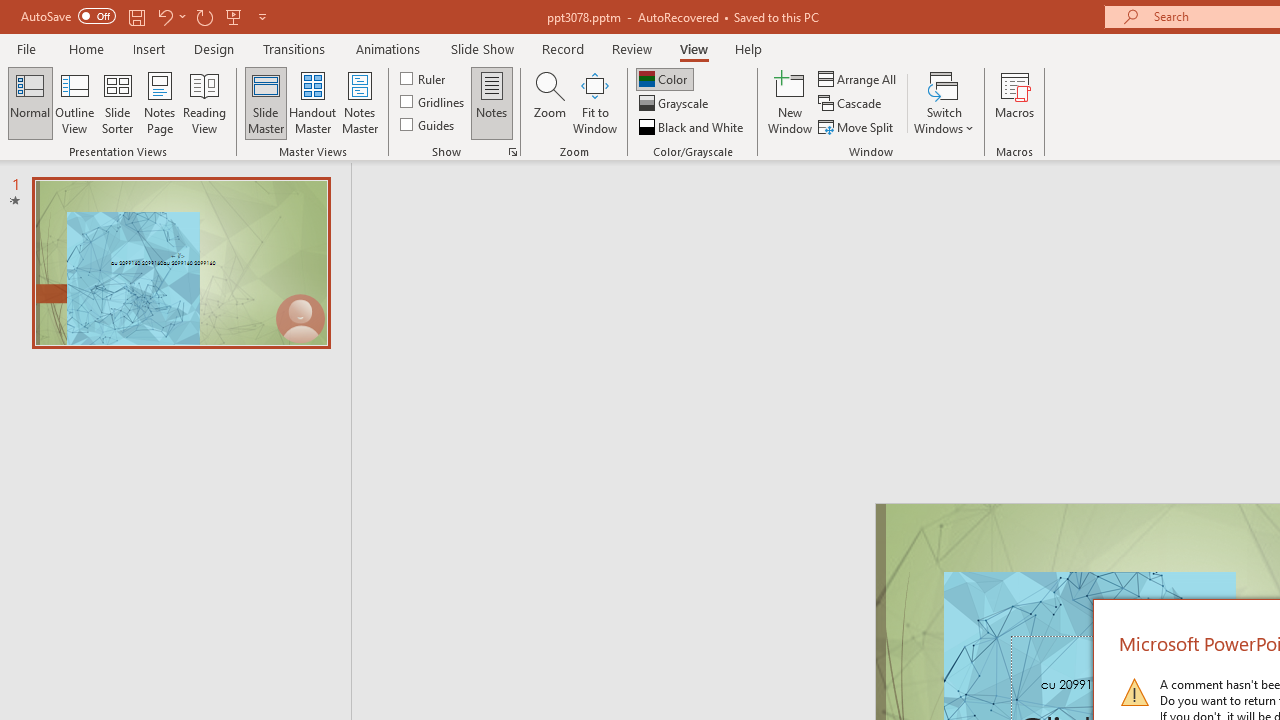  Describe the element at coordinates (858, 78) in the screenshot. I see `'Arrange All'` at that location.